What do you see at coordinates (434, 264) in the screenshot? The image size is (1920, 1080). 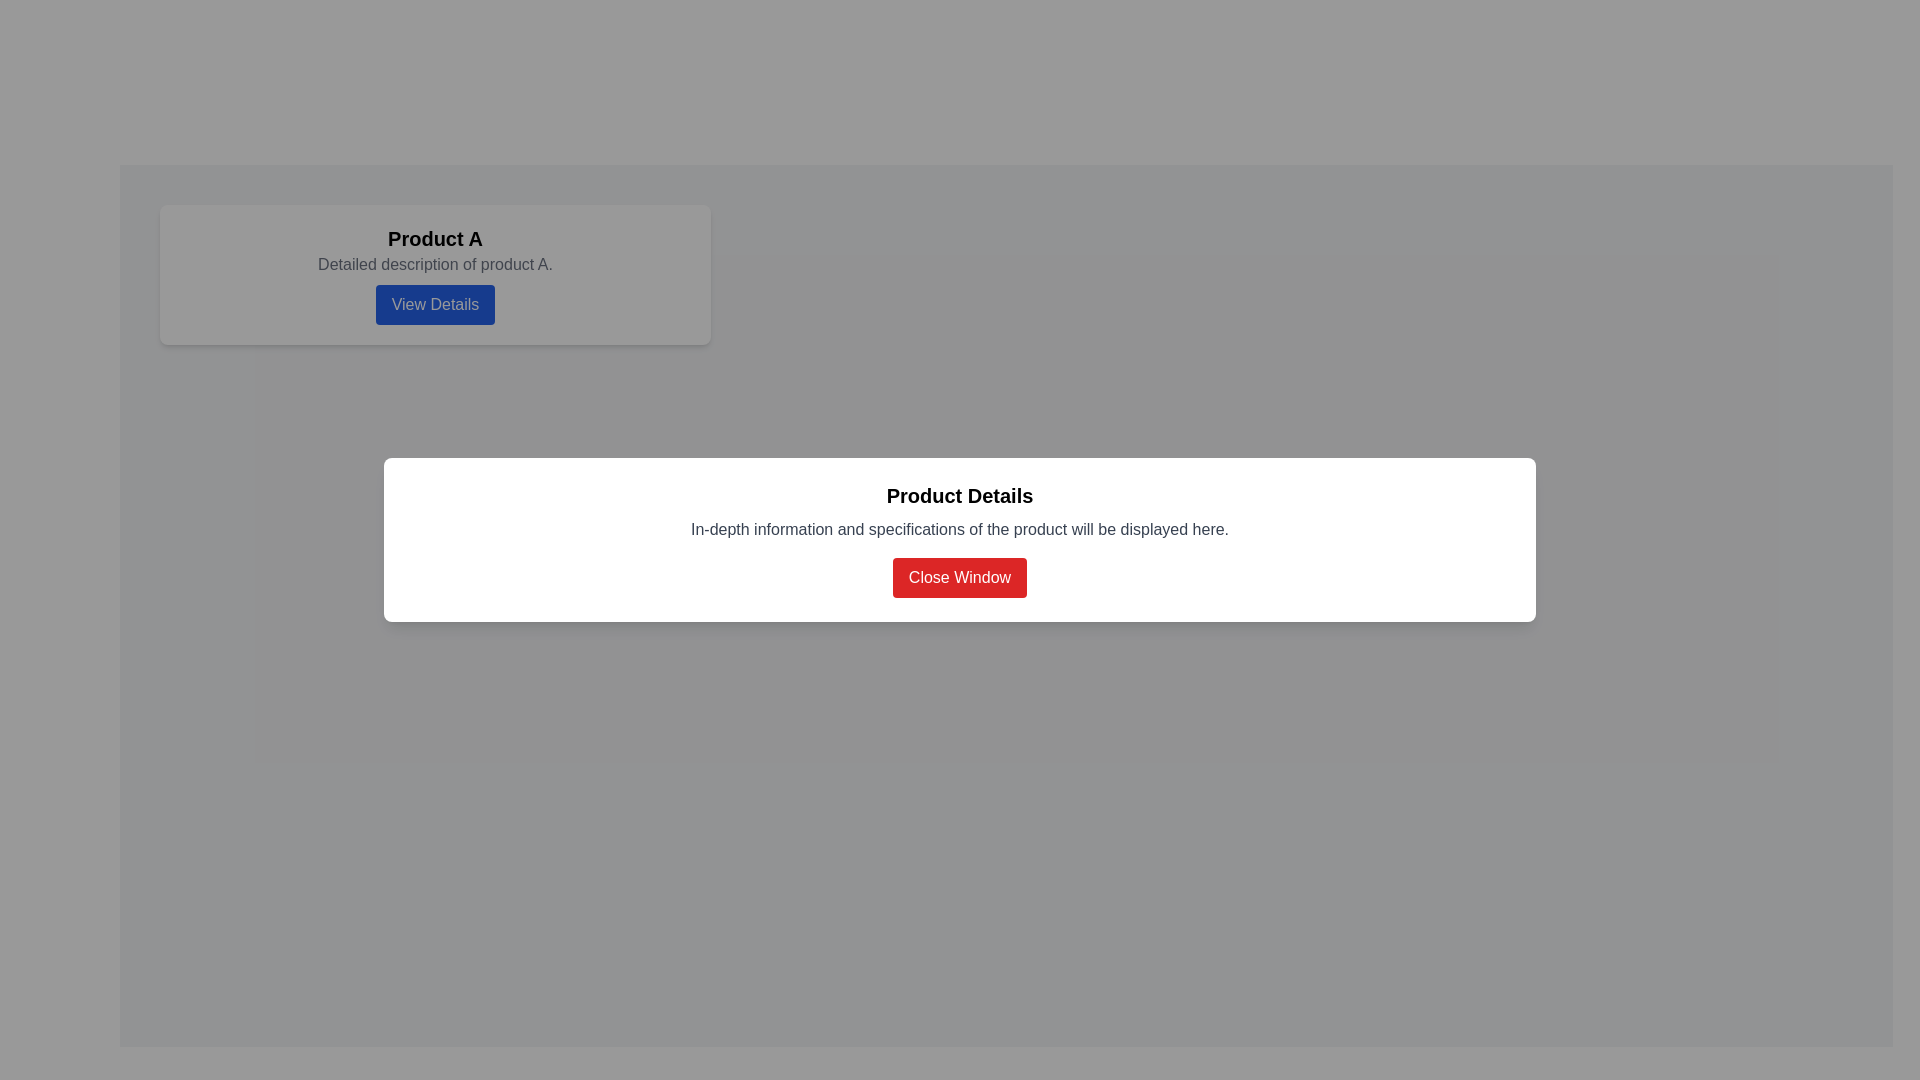 I see `the text label providing a brief description of the product, which is positioned directly below the 'Product A' header and above the 'View Details' button` at bounding box center [434, 264].